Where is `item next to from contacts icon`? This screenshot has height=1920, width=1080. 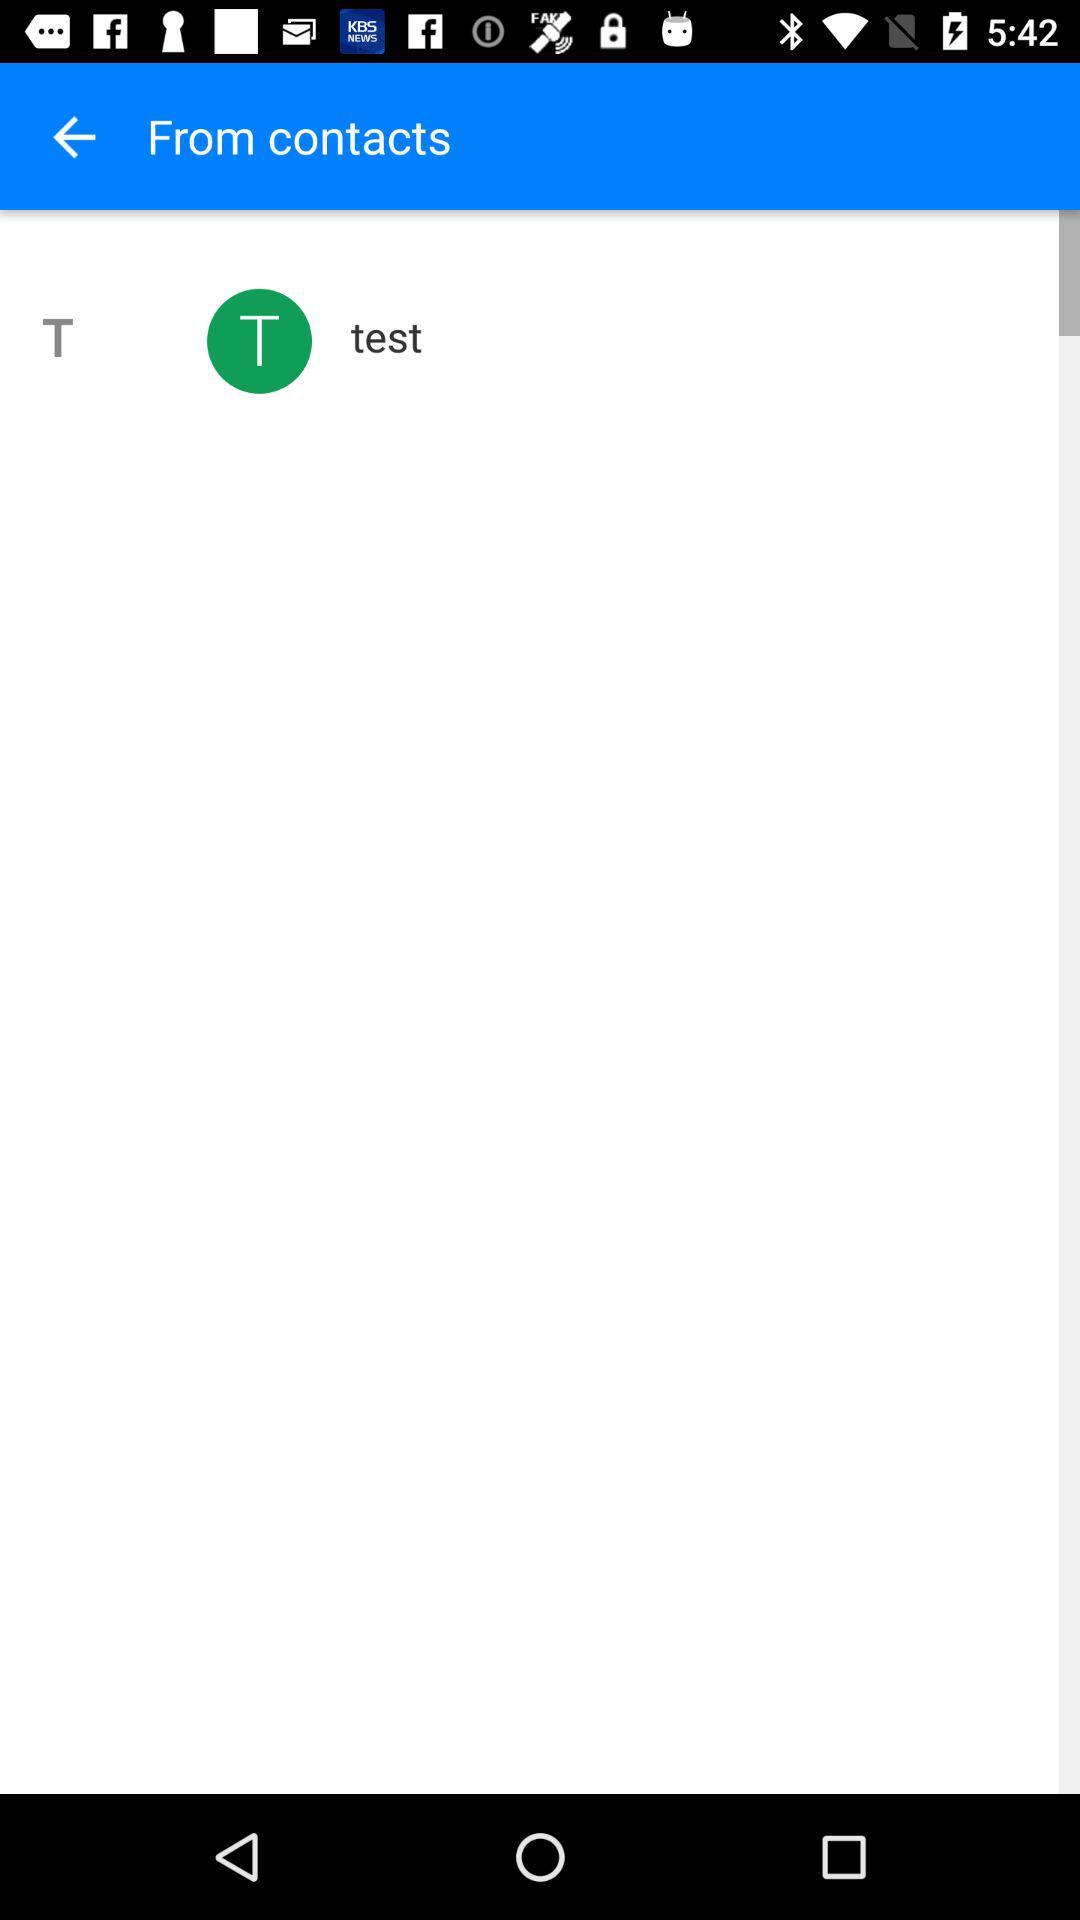 item next to from contacts icon is located at coordinates (72, 135).